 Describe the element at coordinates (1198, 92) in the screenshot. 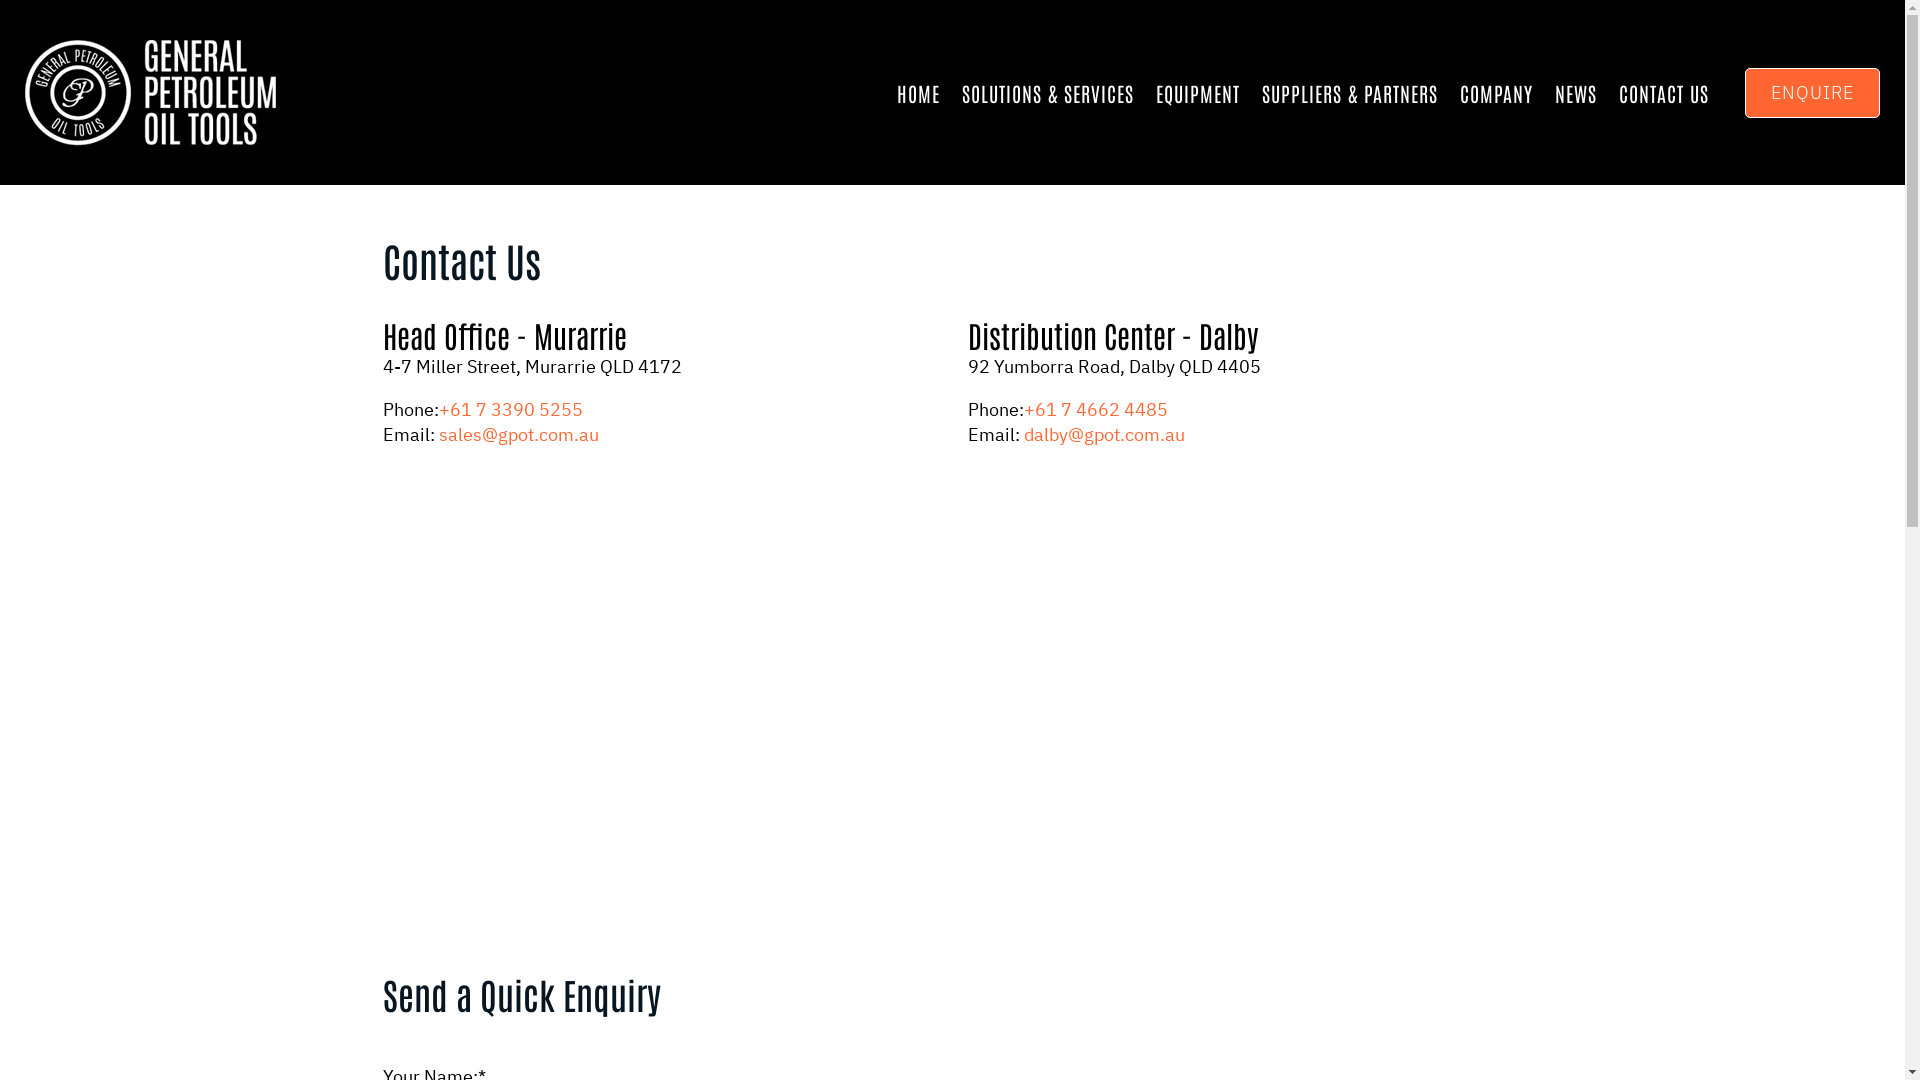

I see `'EQUIPMENT'` at that location.